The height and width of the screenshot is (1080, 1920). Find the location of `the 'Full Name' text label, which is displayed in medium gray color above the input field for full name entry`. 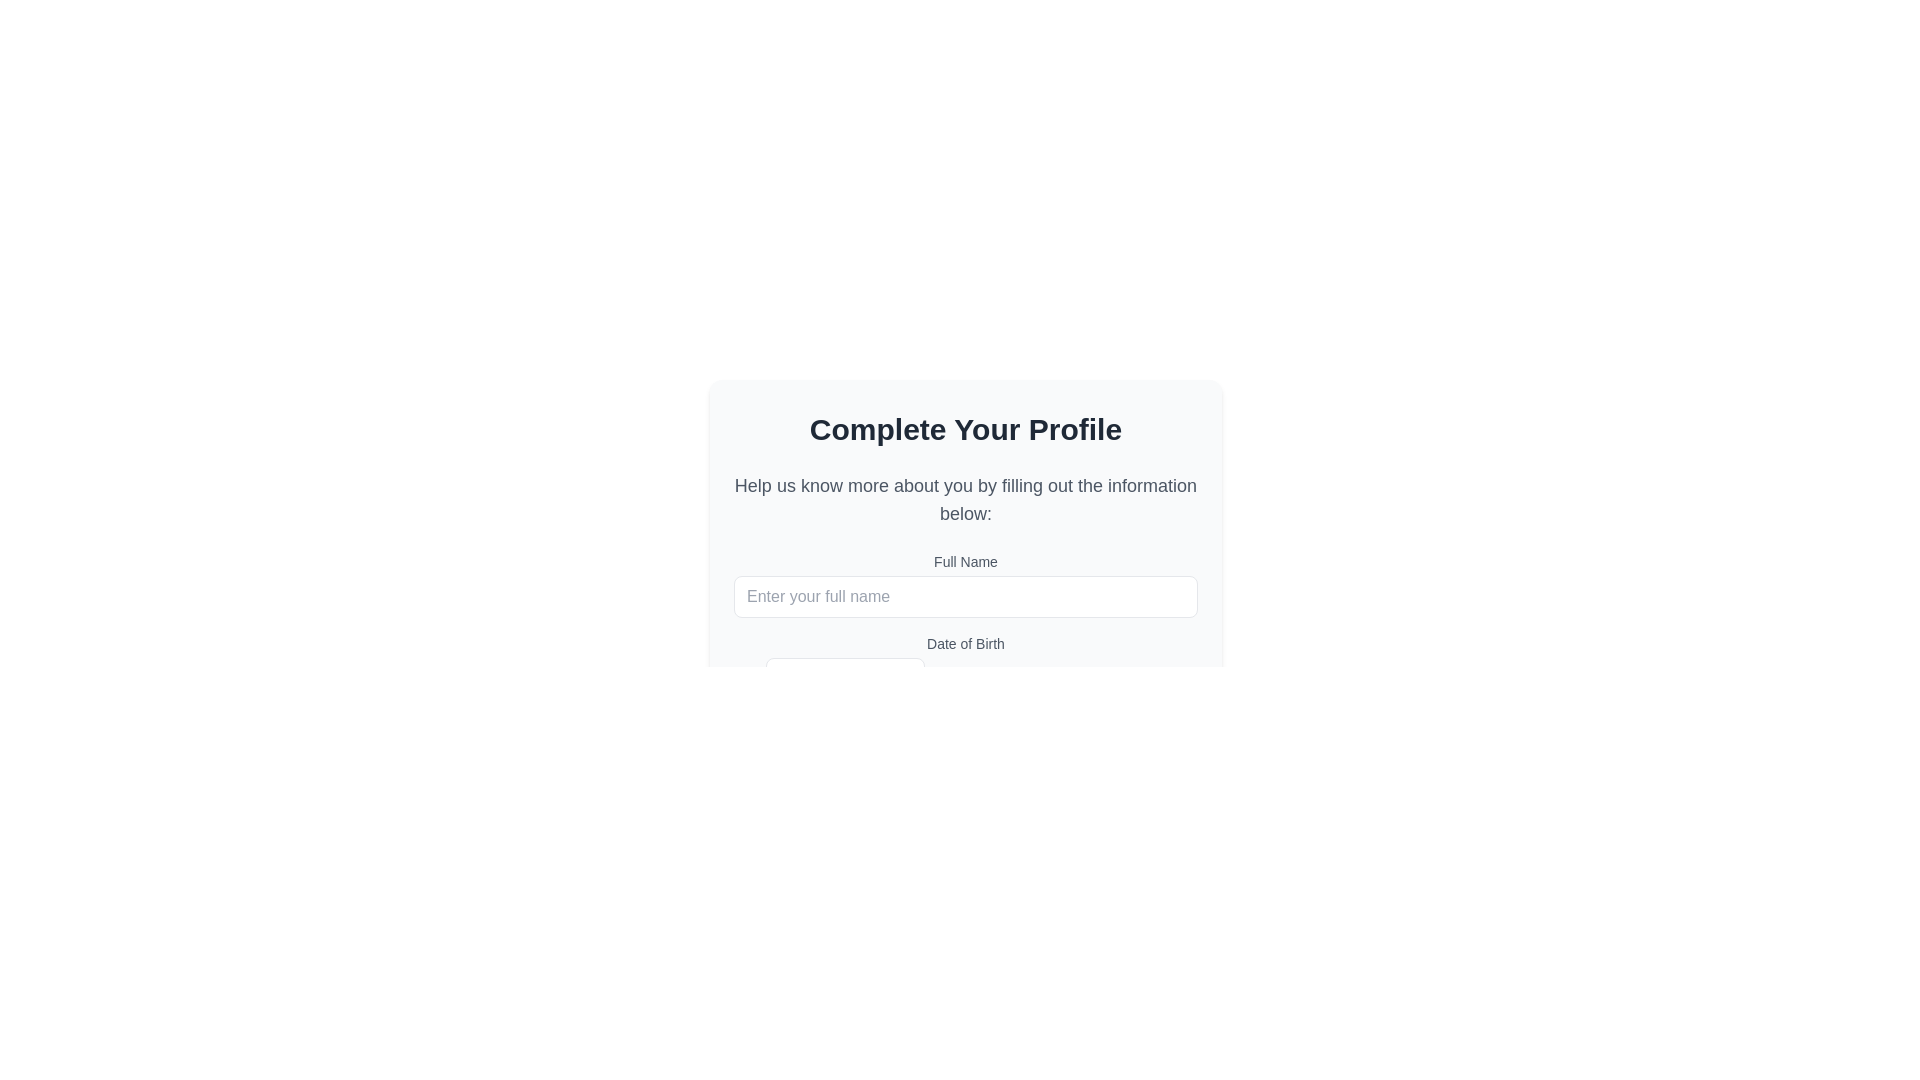

the 'Full Name' text label, which is displayed in medium gray color above the input field for full name entry is located at coordinates (965, 562).